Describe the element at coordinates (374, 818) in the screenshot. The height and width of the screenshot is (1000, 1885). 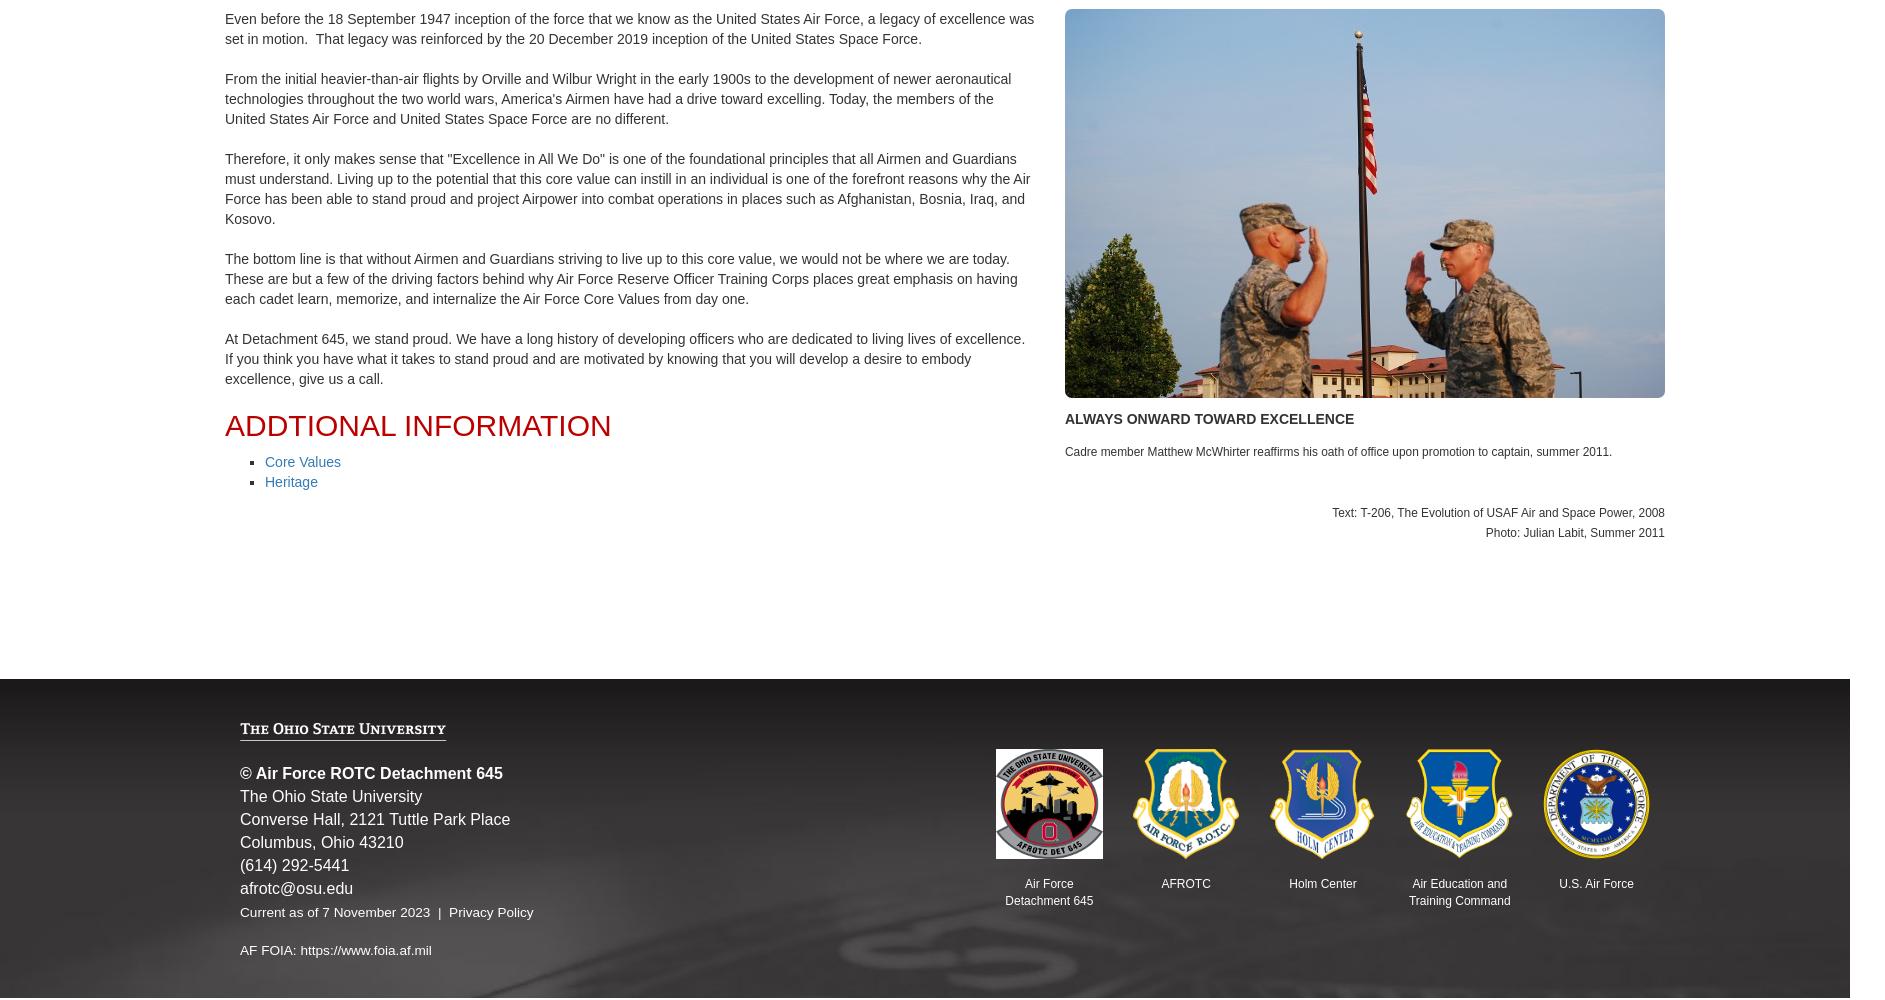
I see `'Converse Hall, 2121 Tuttle Park Place'` at that location.